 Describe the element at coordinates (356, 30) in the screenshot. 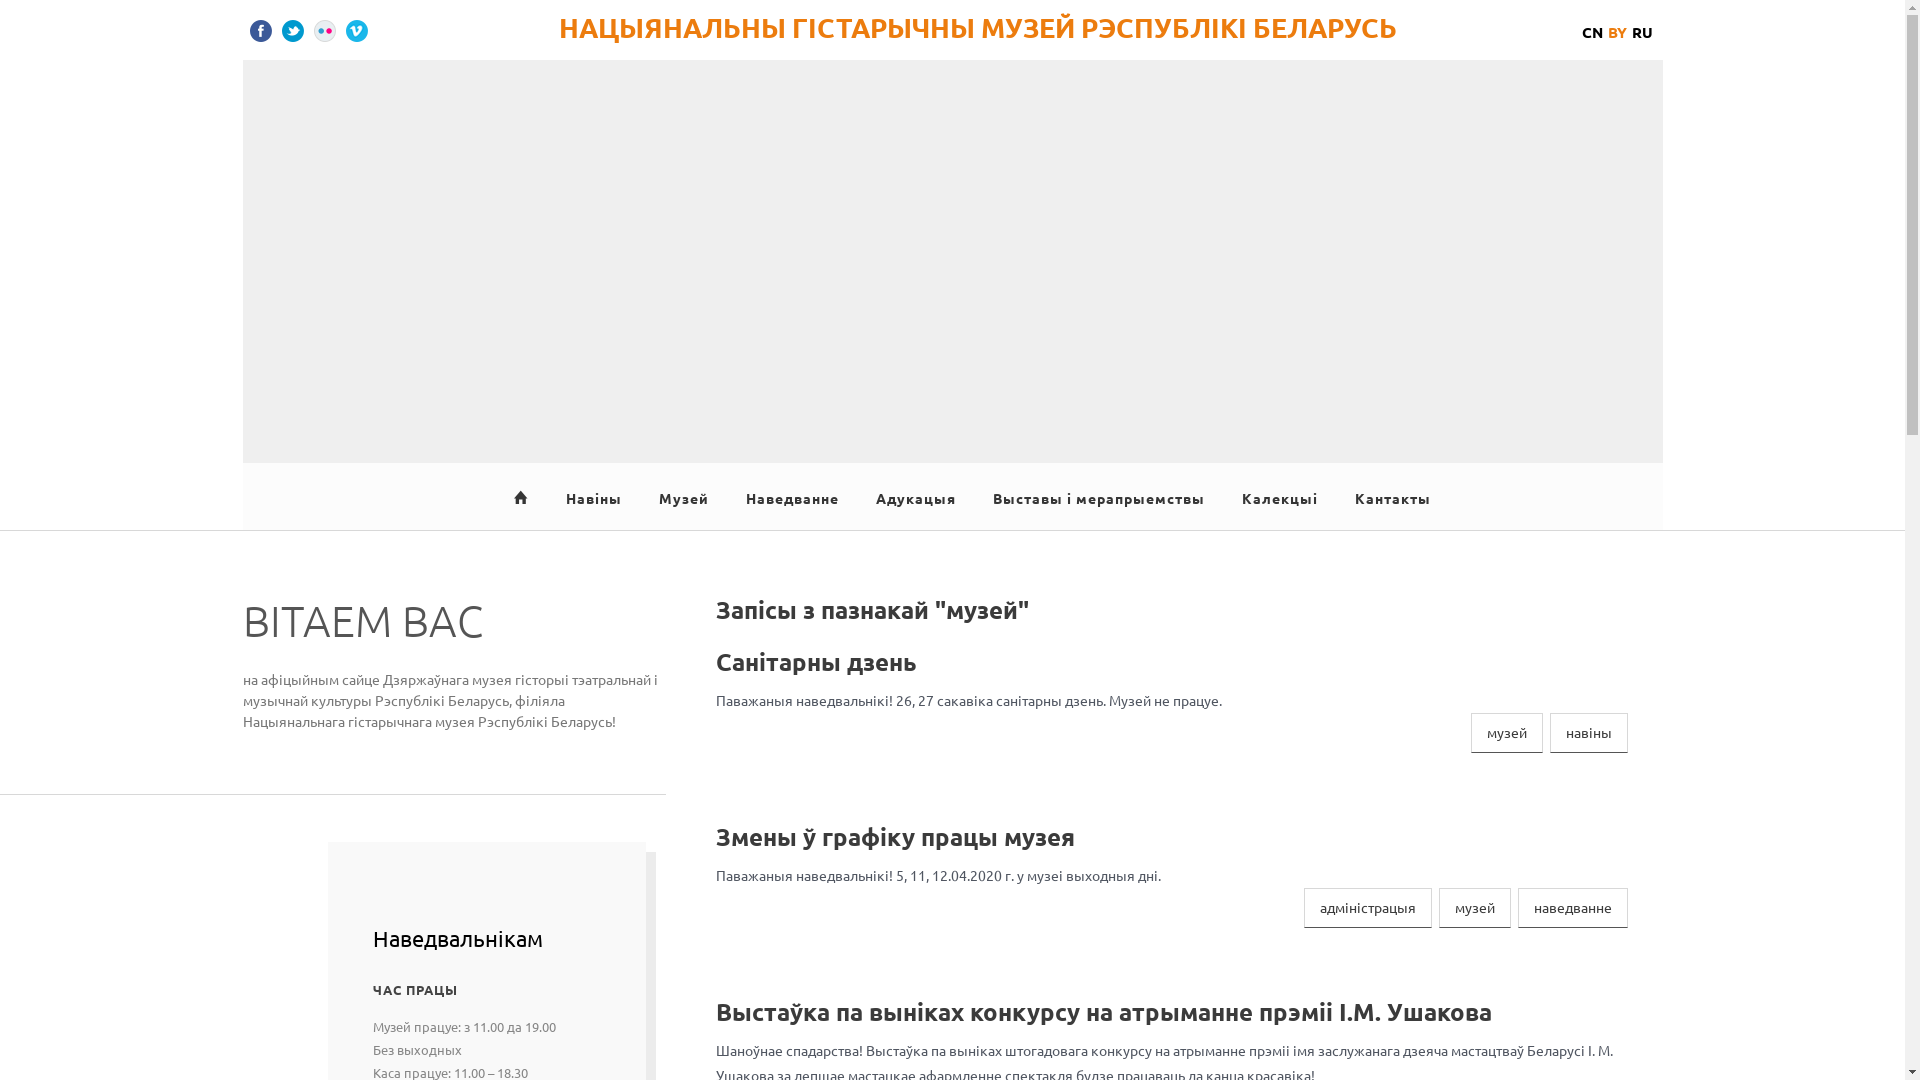

I see `'Vimeo'` at that location.